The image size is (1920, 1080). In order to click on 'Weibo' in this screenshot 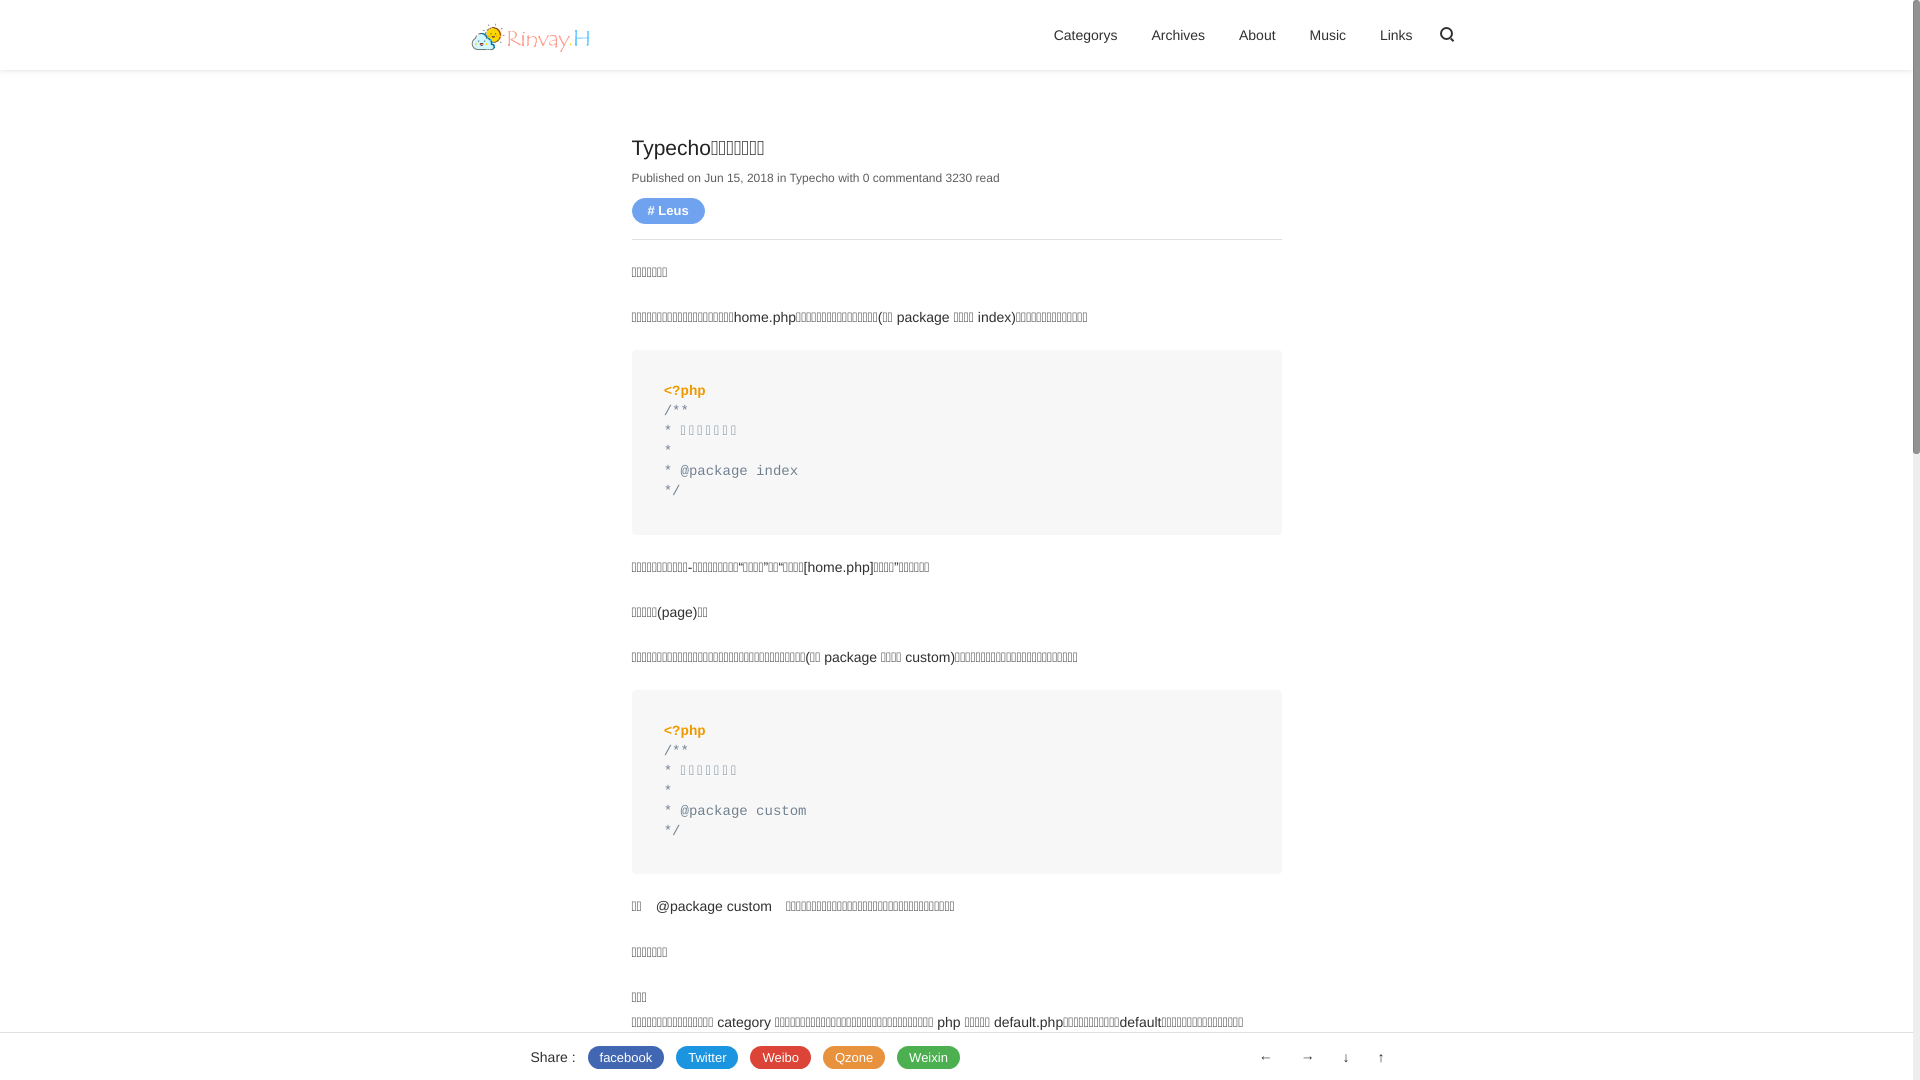, I will do `click(779, 1056)`.